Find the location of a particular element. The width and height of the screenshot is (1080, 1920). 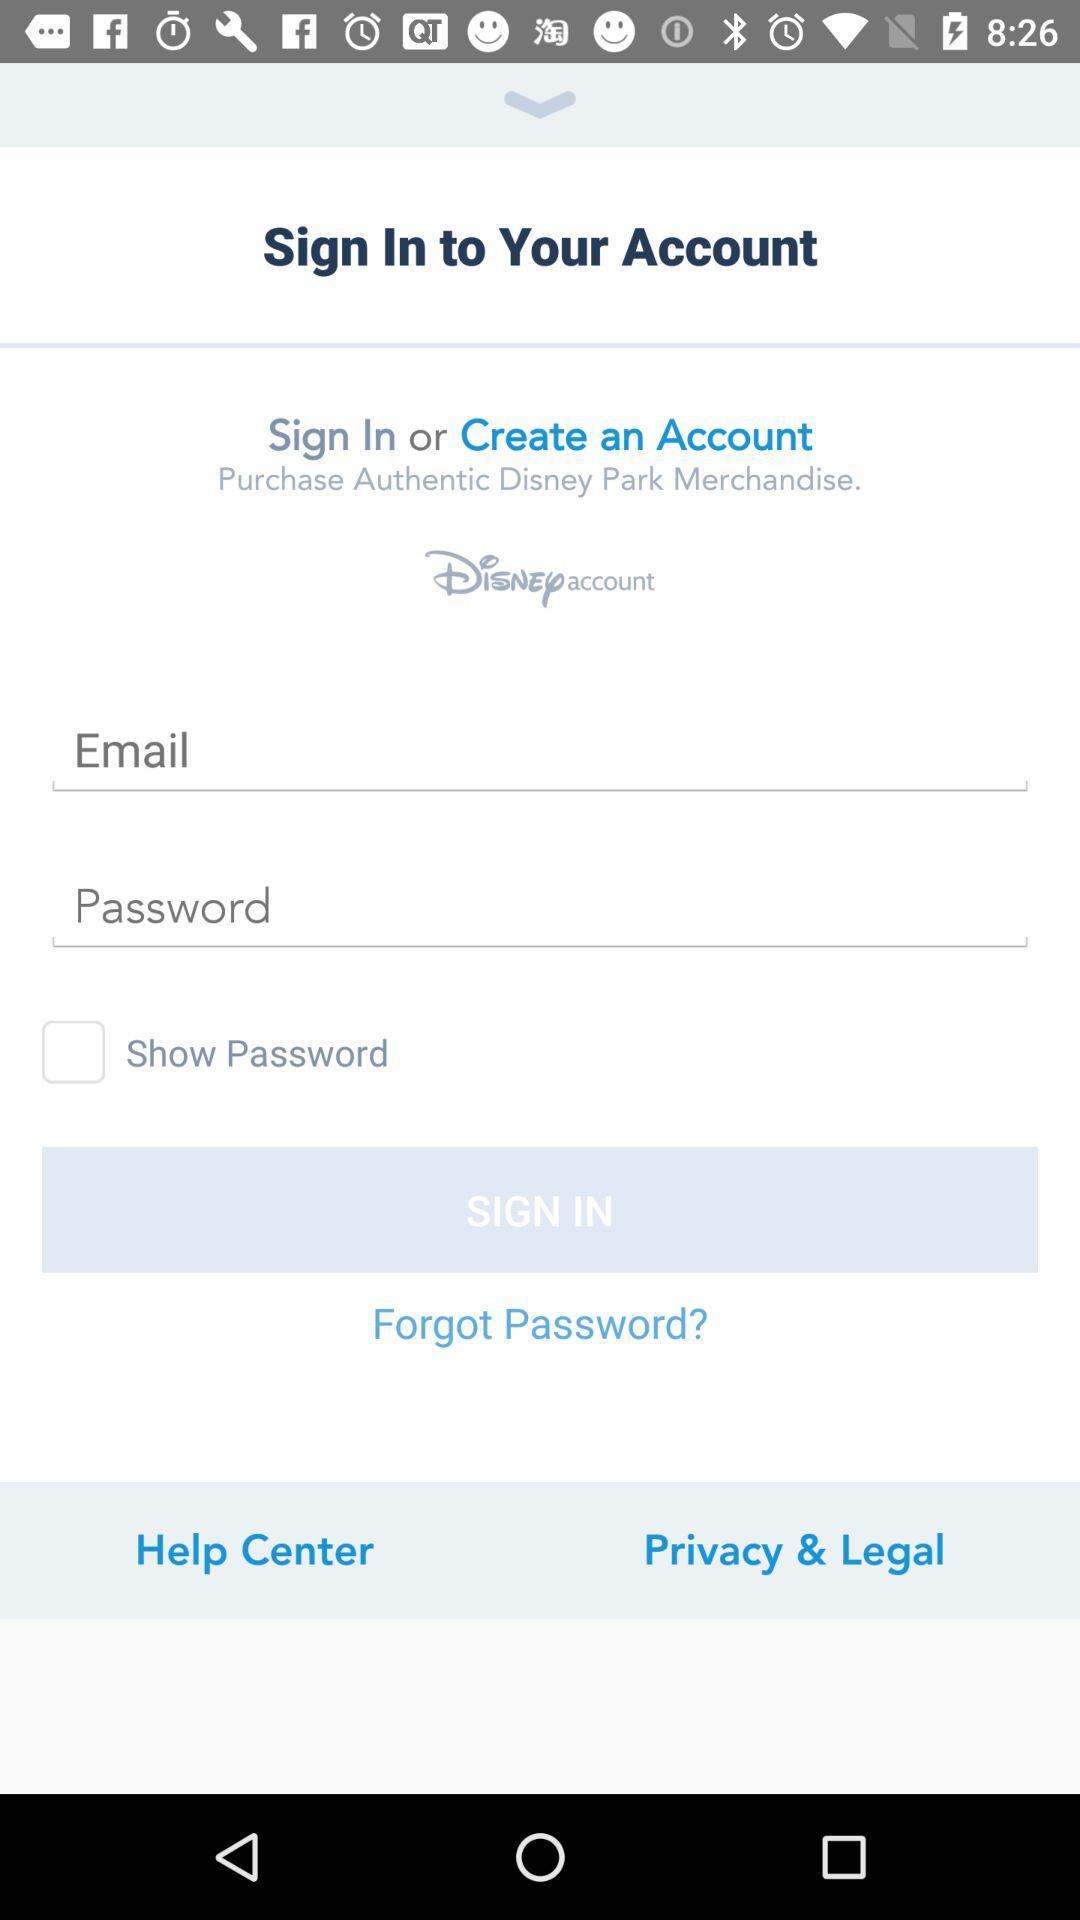

help center icon is located at coordinates (253, 1549).